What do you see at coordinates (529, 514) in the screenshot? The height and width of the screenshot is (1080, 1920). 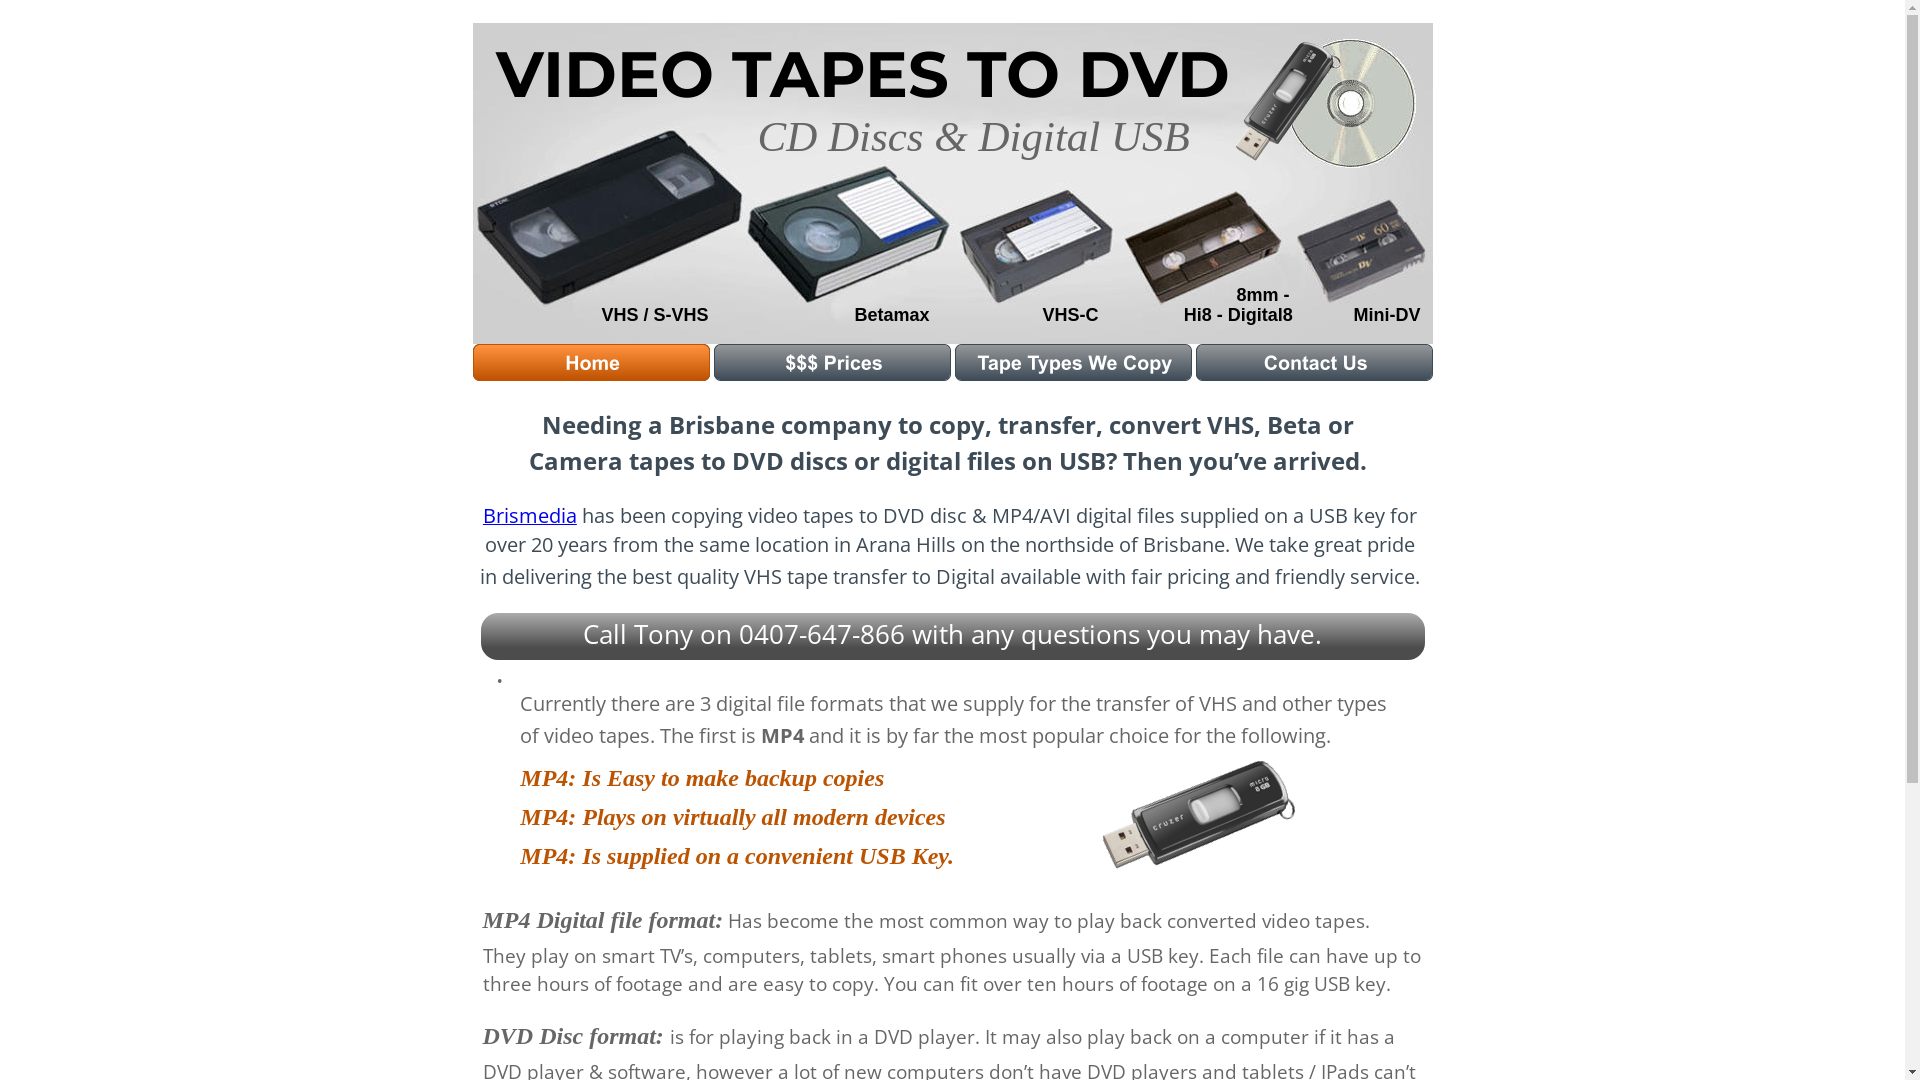 I see `'Brismedia'` at bounding box center [529, 514].